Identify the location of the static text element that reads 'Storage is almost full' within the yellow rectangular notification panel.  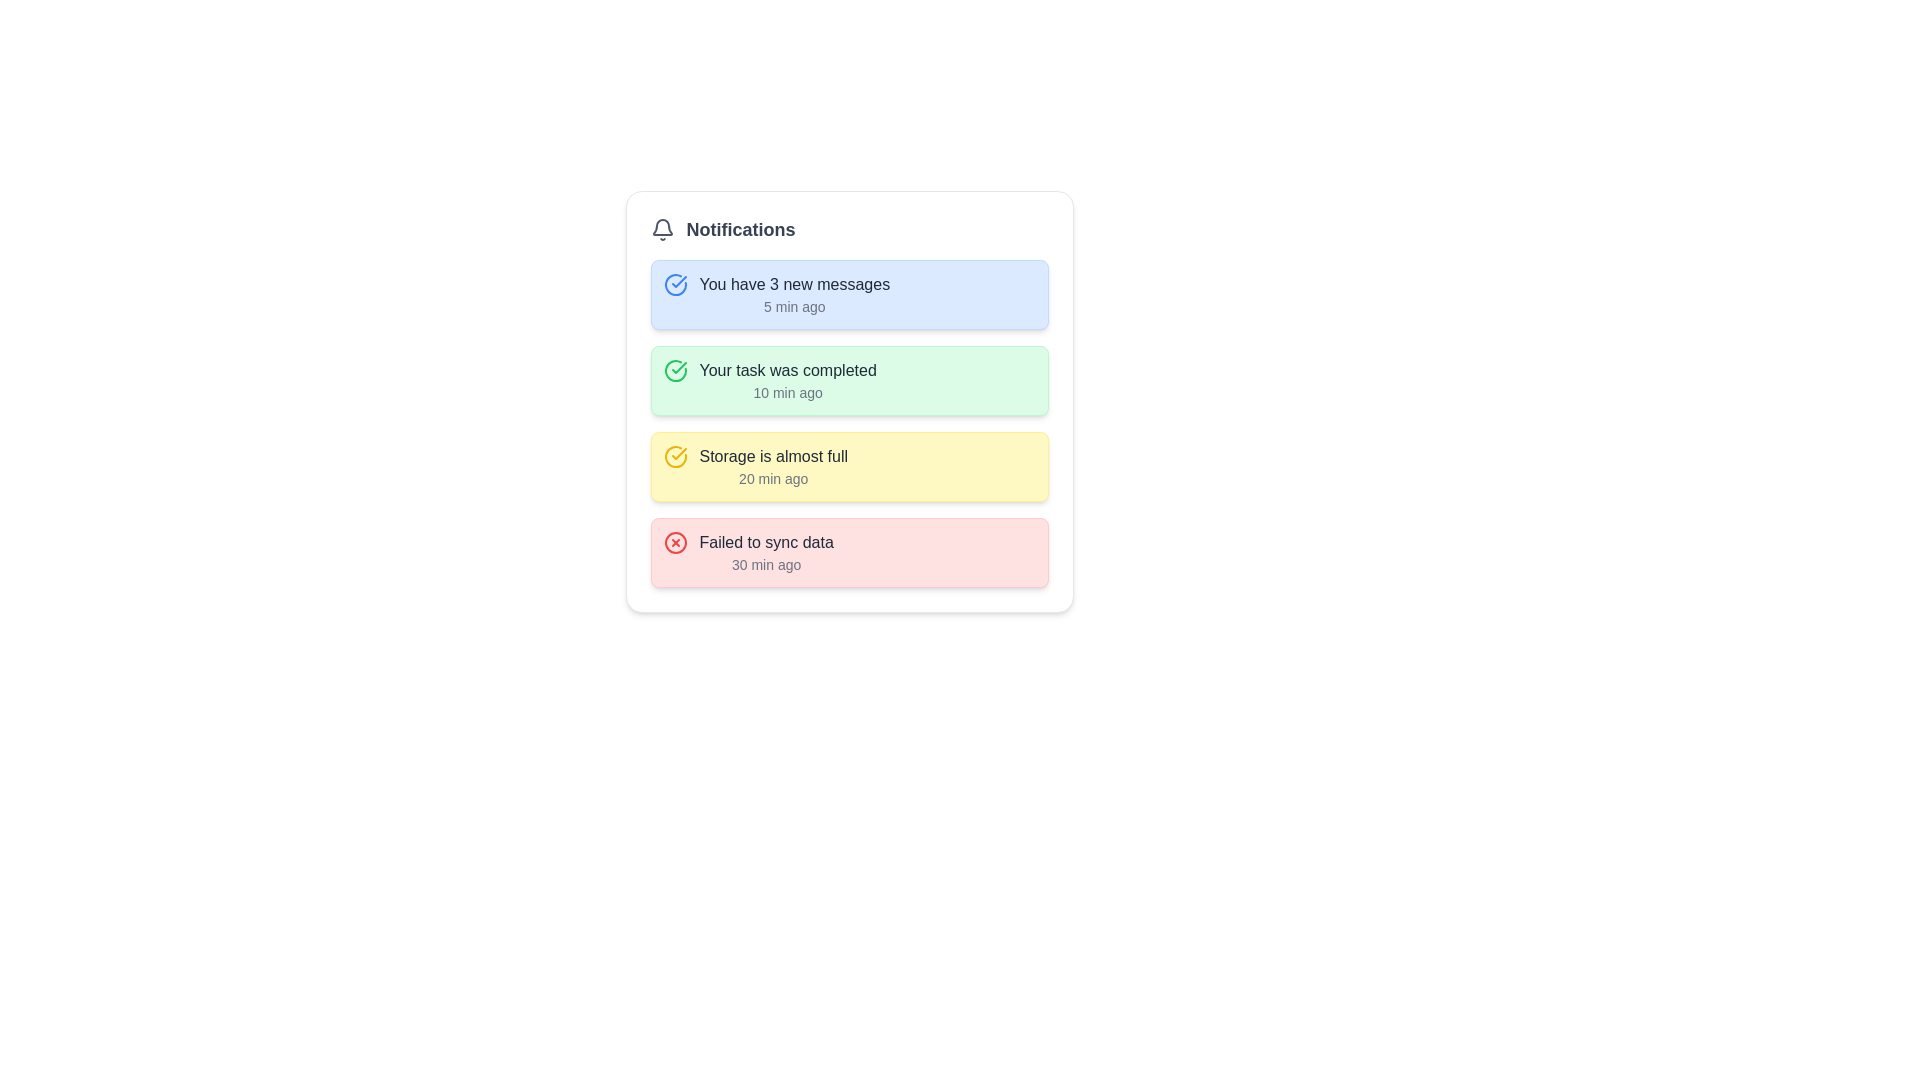
(772, 456).